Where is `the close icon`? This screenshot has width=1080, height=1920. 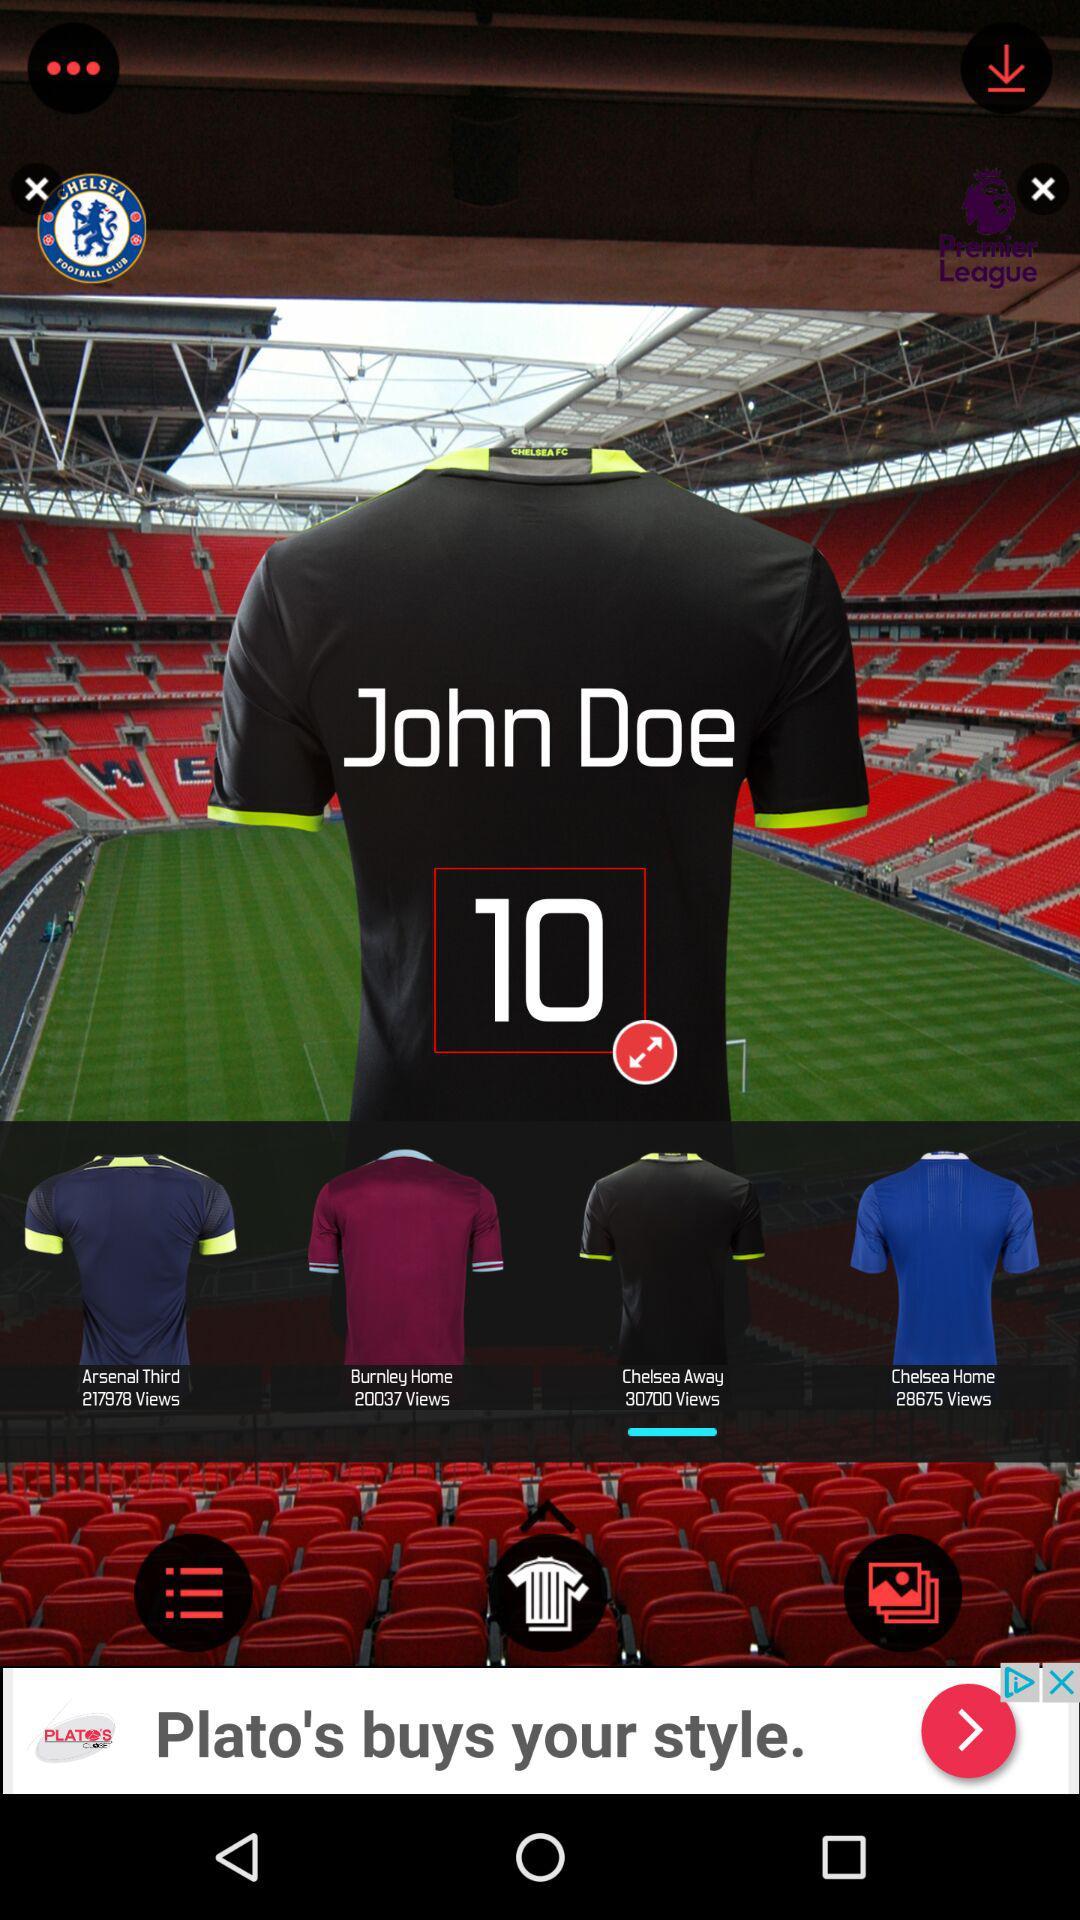 the close icon is located at coordinates (1047, 188).